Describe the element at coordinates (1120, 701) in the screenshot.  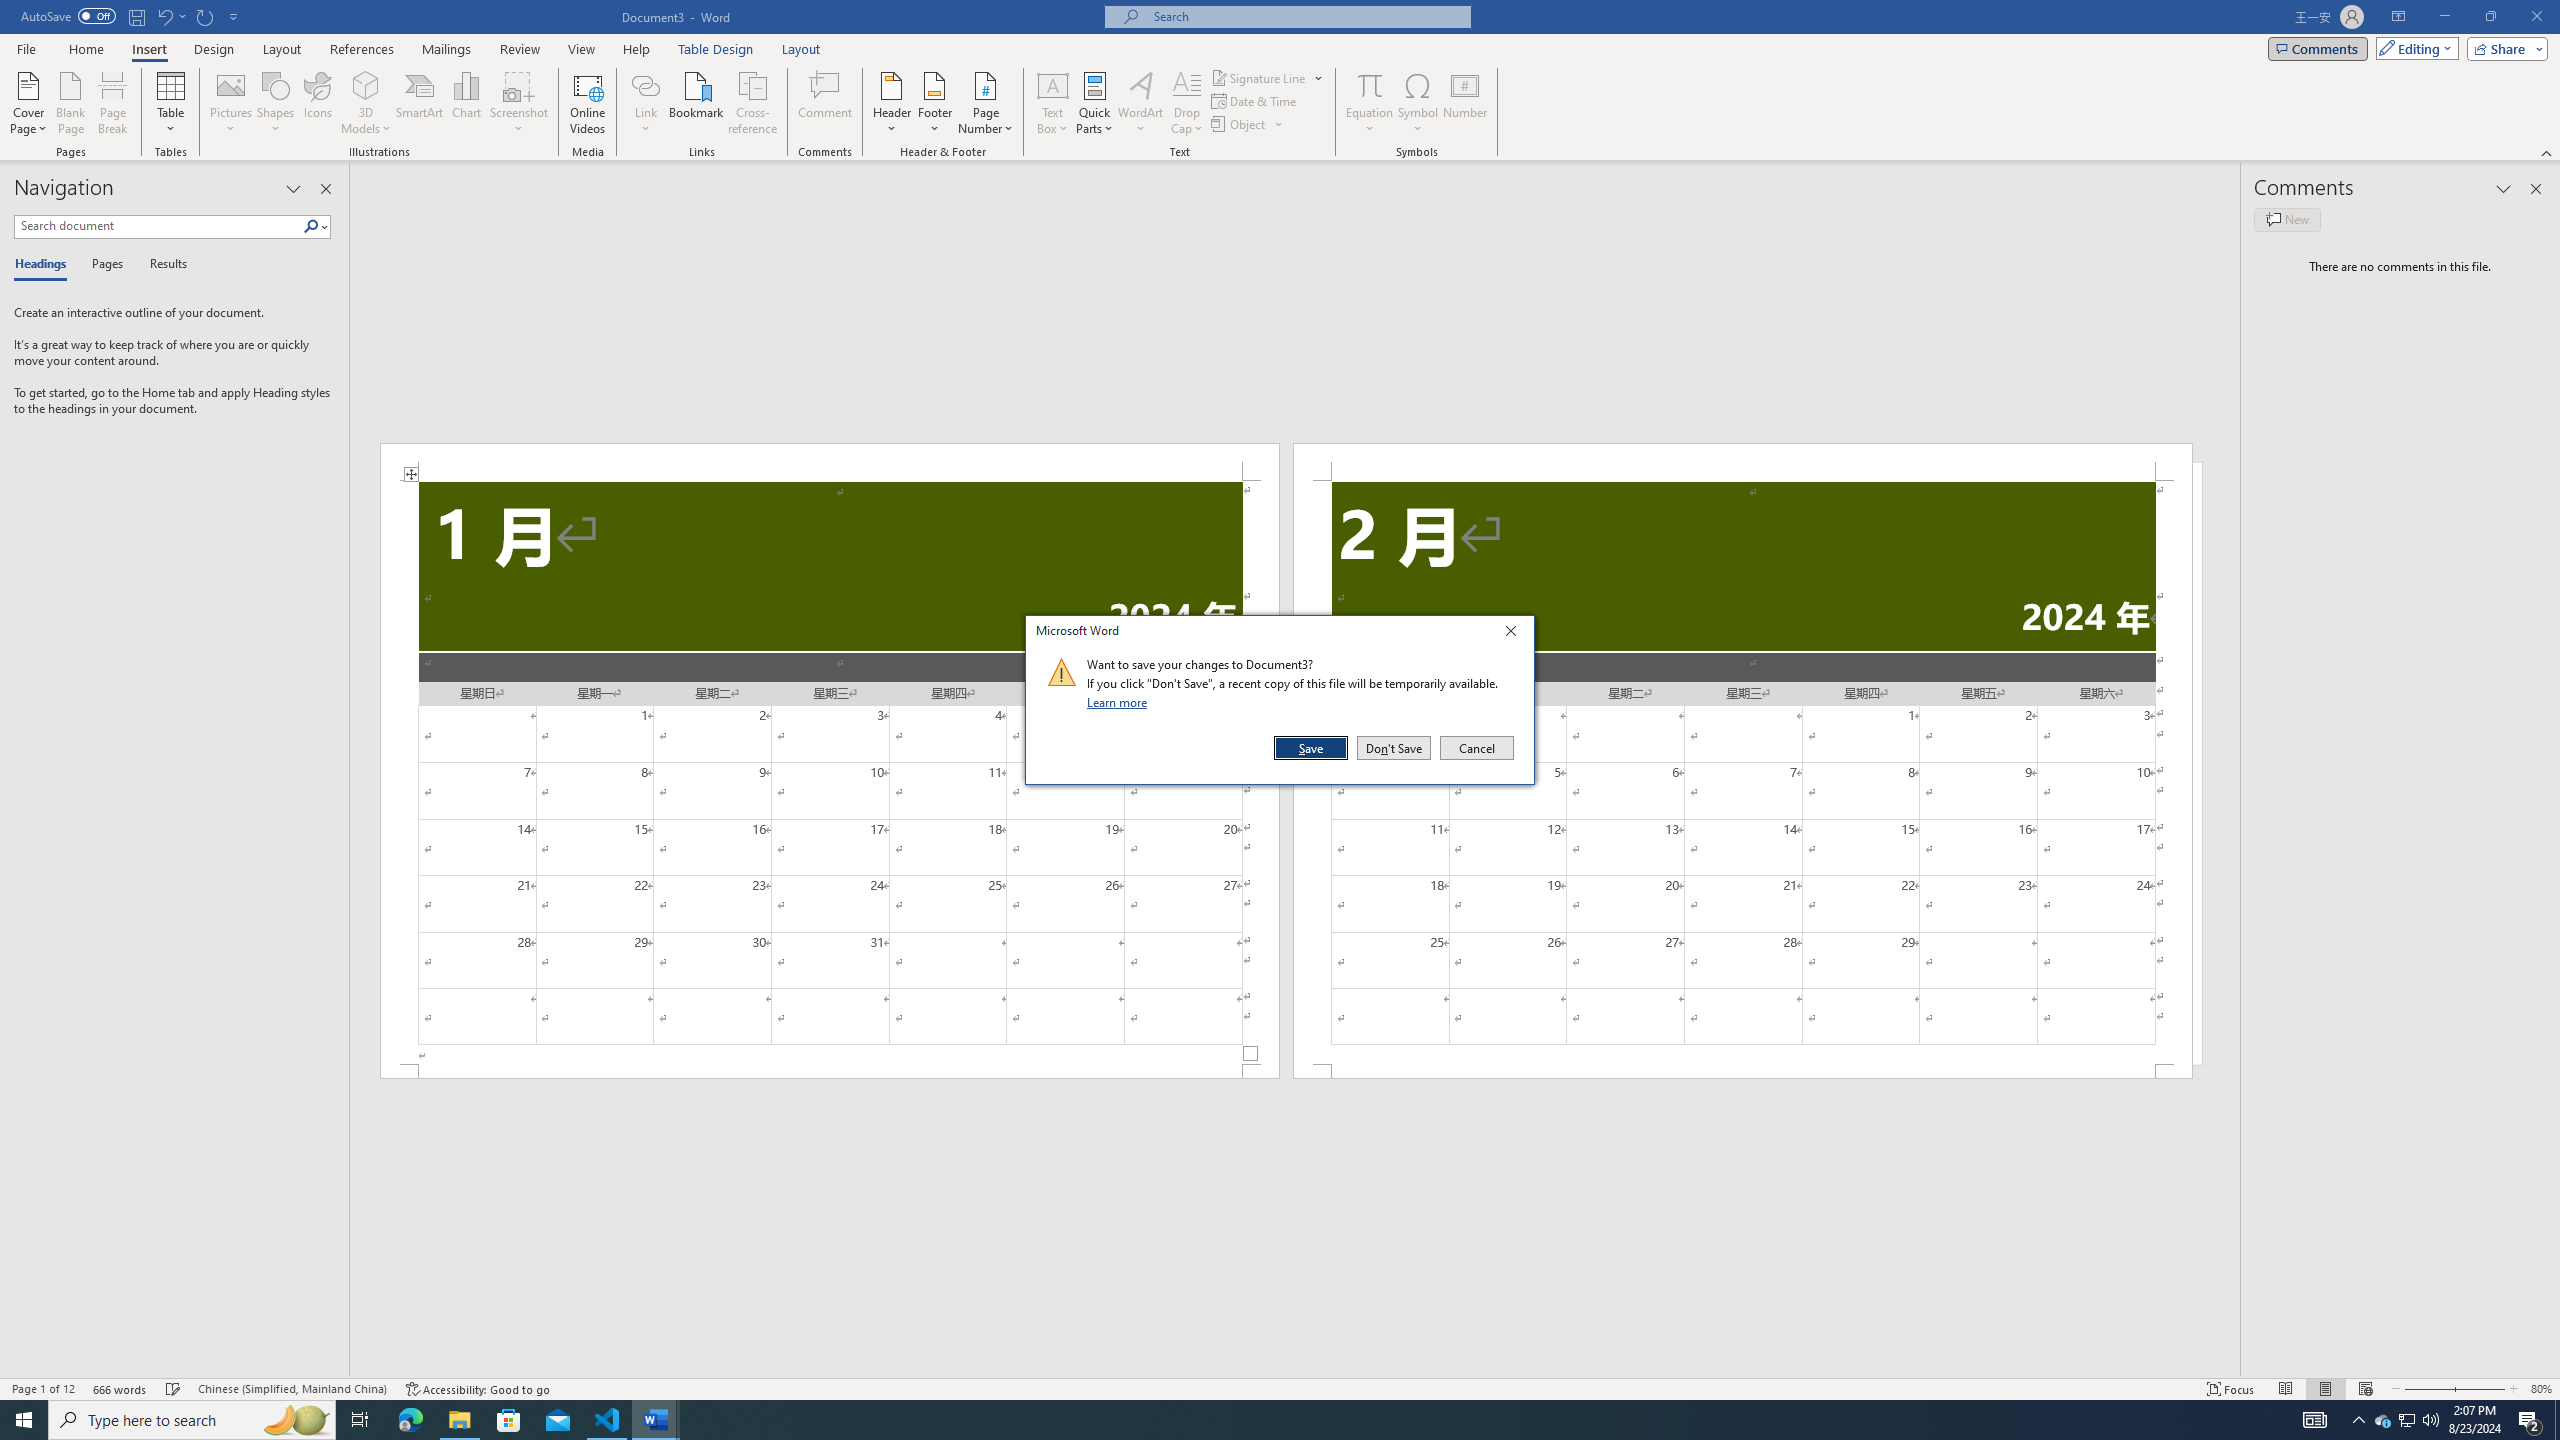
I see `'Learn more'` at that location.